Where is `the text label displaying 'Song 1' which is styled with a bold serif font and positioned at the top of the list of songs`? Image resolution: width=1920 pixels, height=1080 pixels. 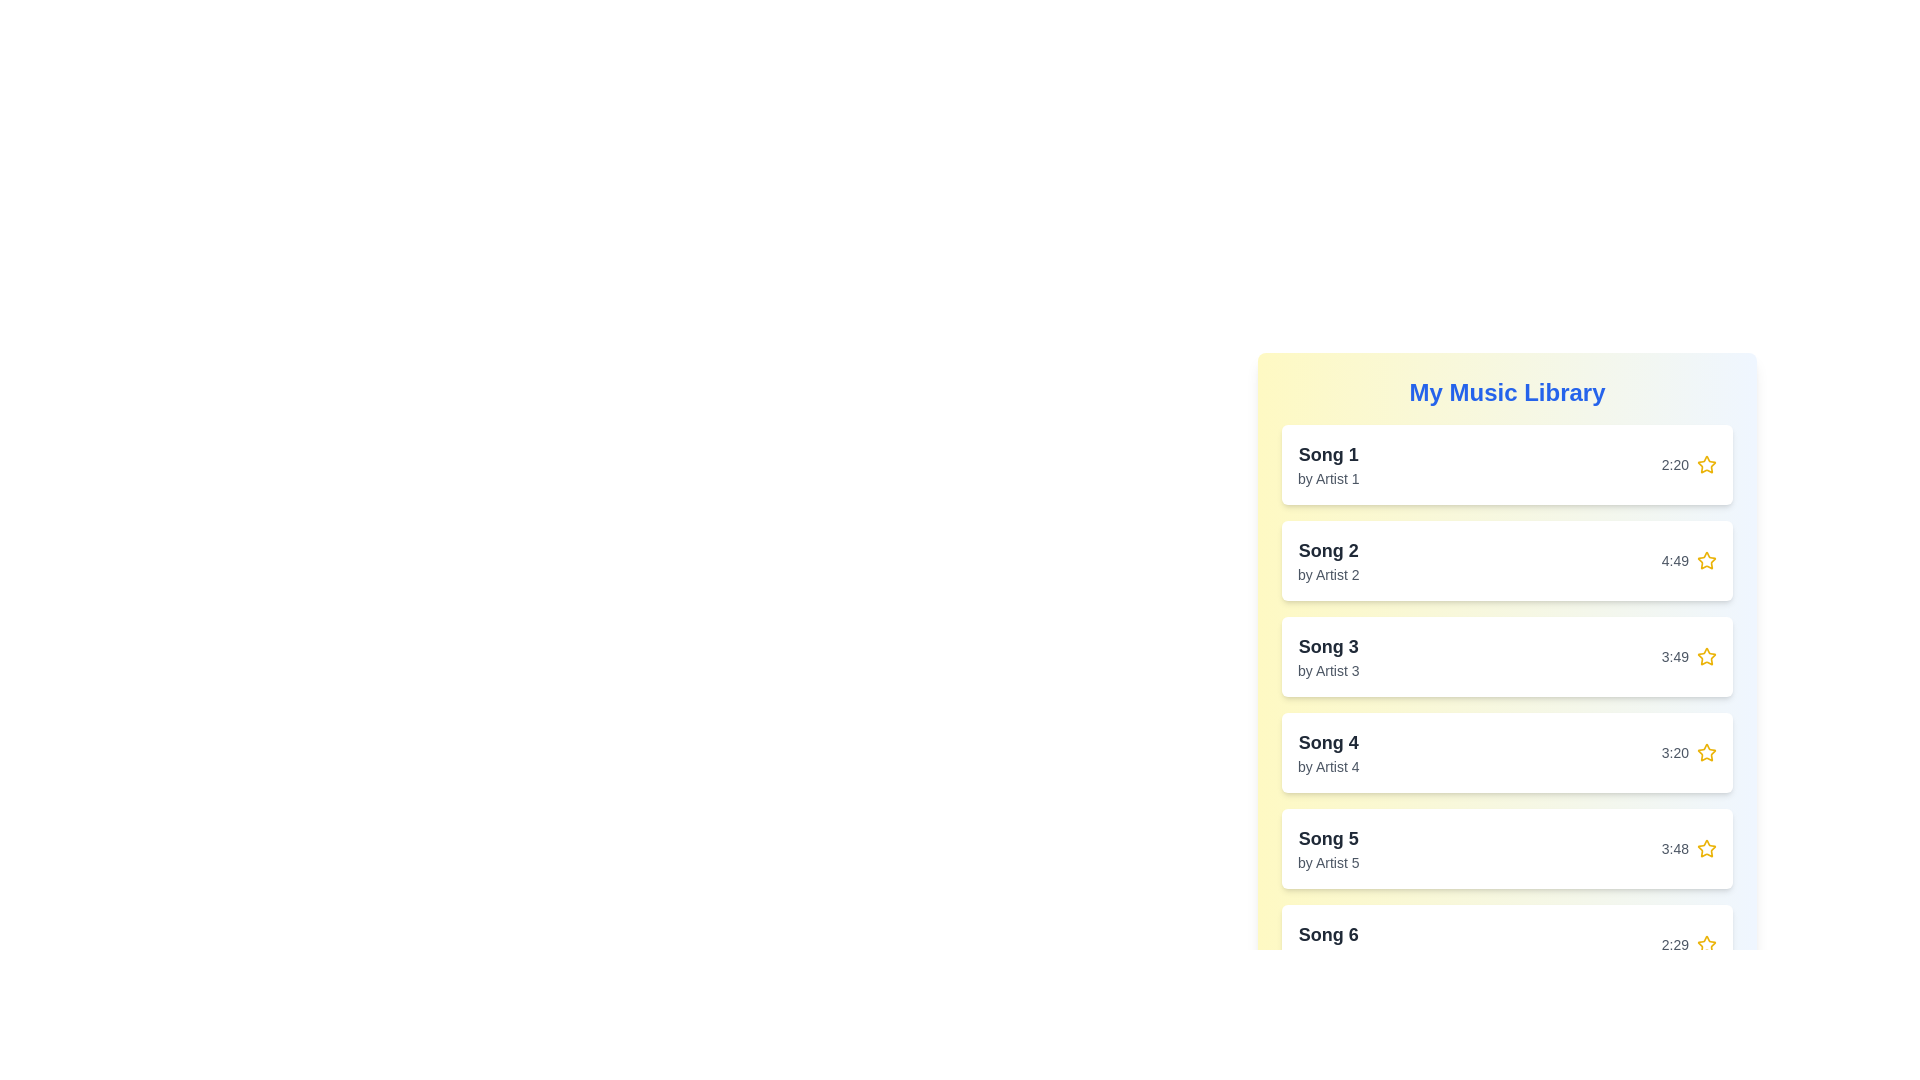 the text label displaying 'Song 1' which is styled with a bold serif font and positioned at the top of the list of songs is located at coordinates (1328, 455).